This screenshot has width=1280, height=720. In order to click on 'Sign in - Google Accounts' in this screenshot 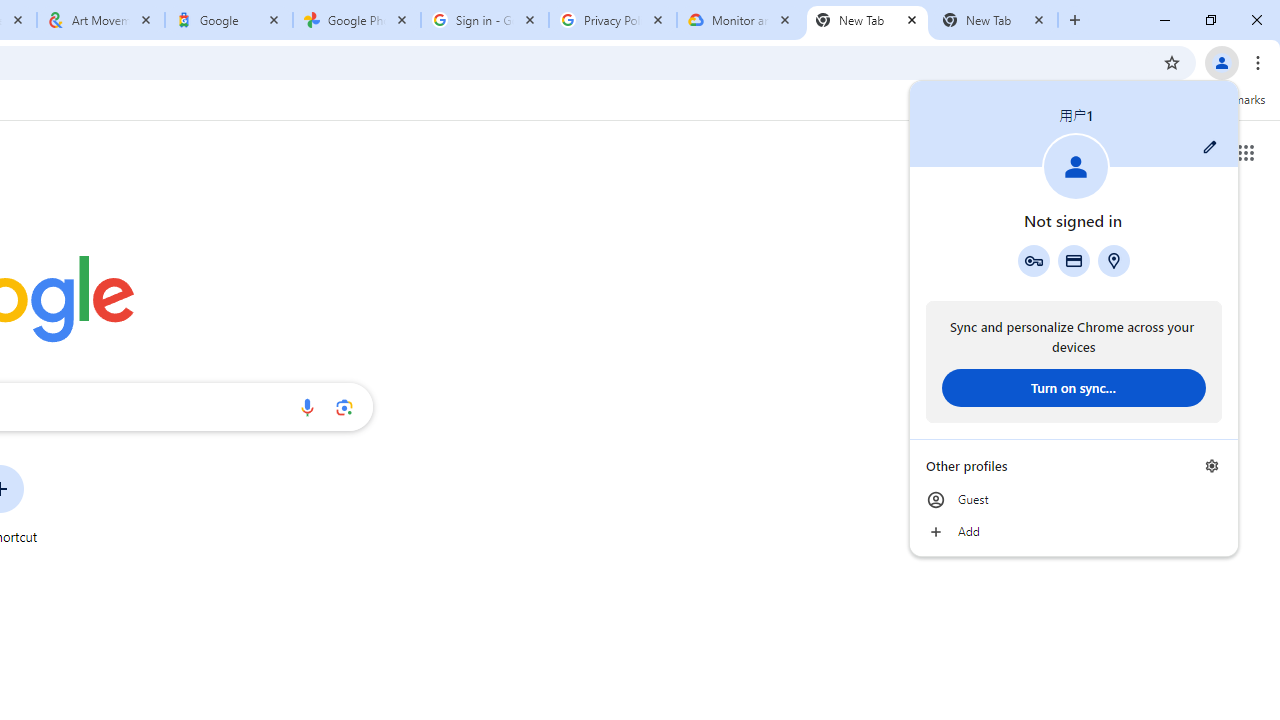, I will do `click(485, 20)`.